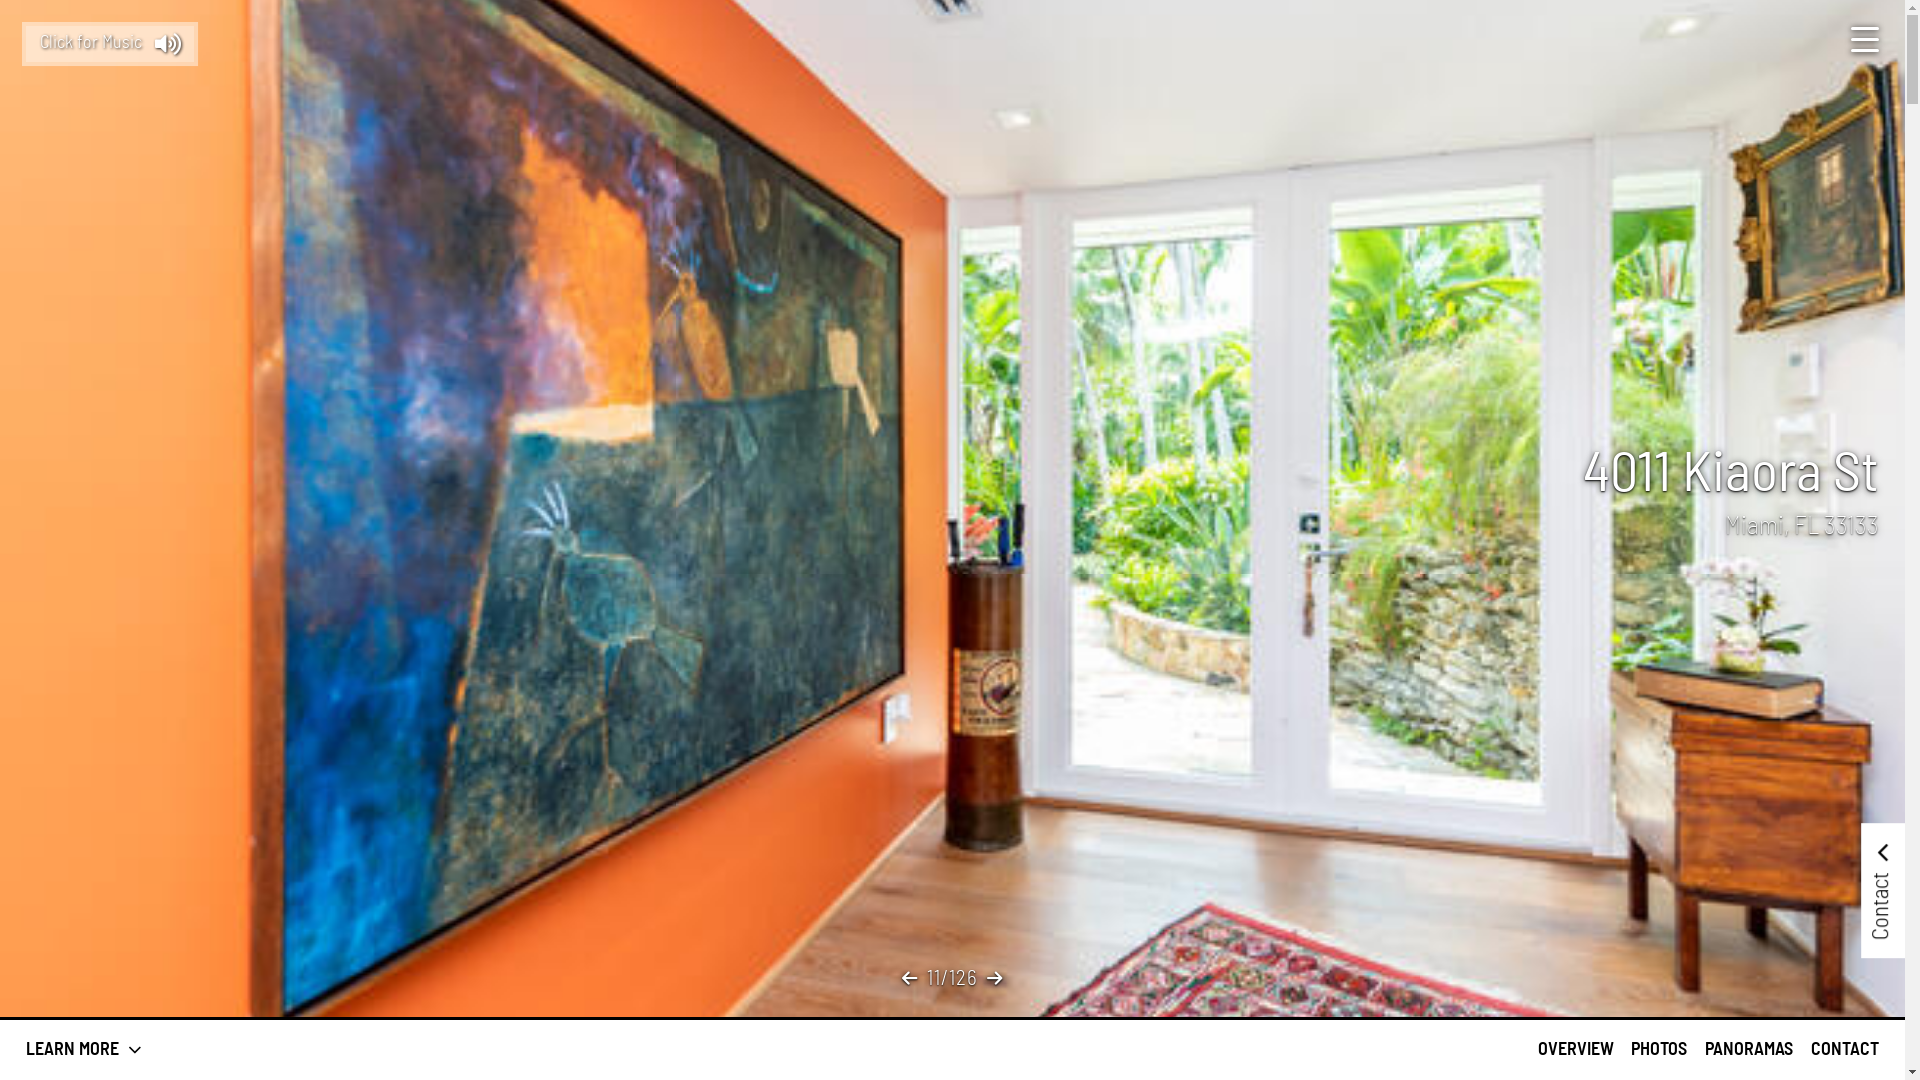  Describe the element at coordinates (1659, 1048) in the screenshot. I see `'PHOTOS'` at that location.